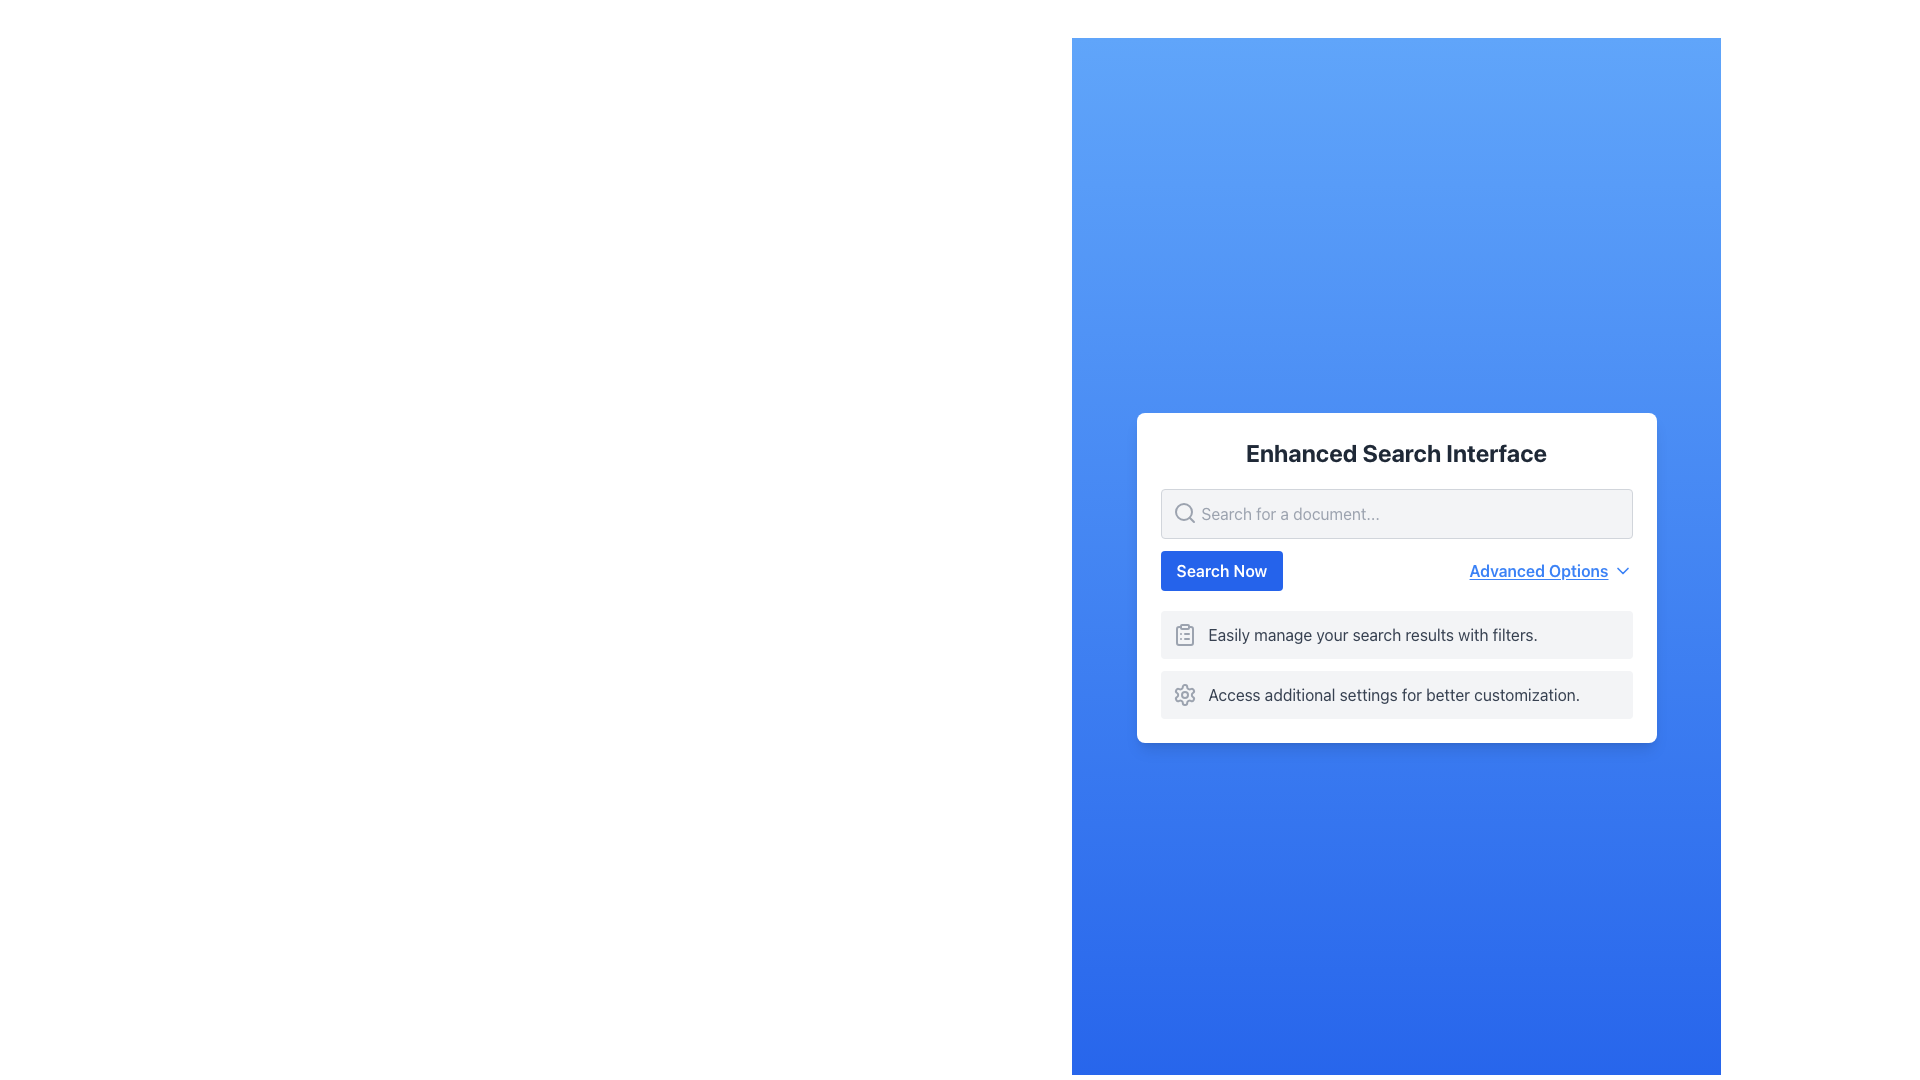 The height and width of the screenshot is (1080, 1920). I want to click on the 'Search Now' button, which is a rectangular button with rounded corners, a blue background, and white bold text, located below the search input field in the 'Enhanced Search Interface' card, so click(1220, 570).